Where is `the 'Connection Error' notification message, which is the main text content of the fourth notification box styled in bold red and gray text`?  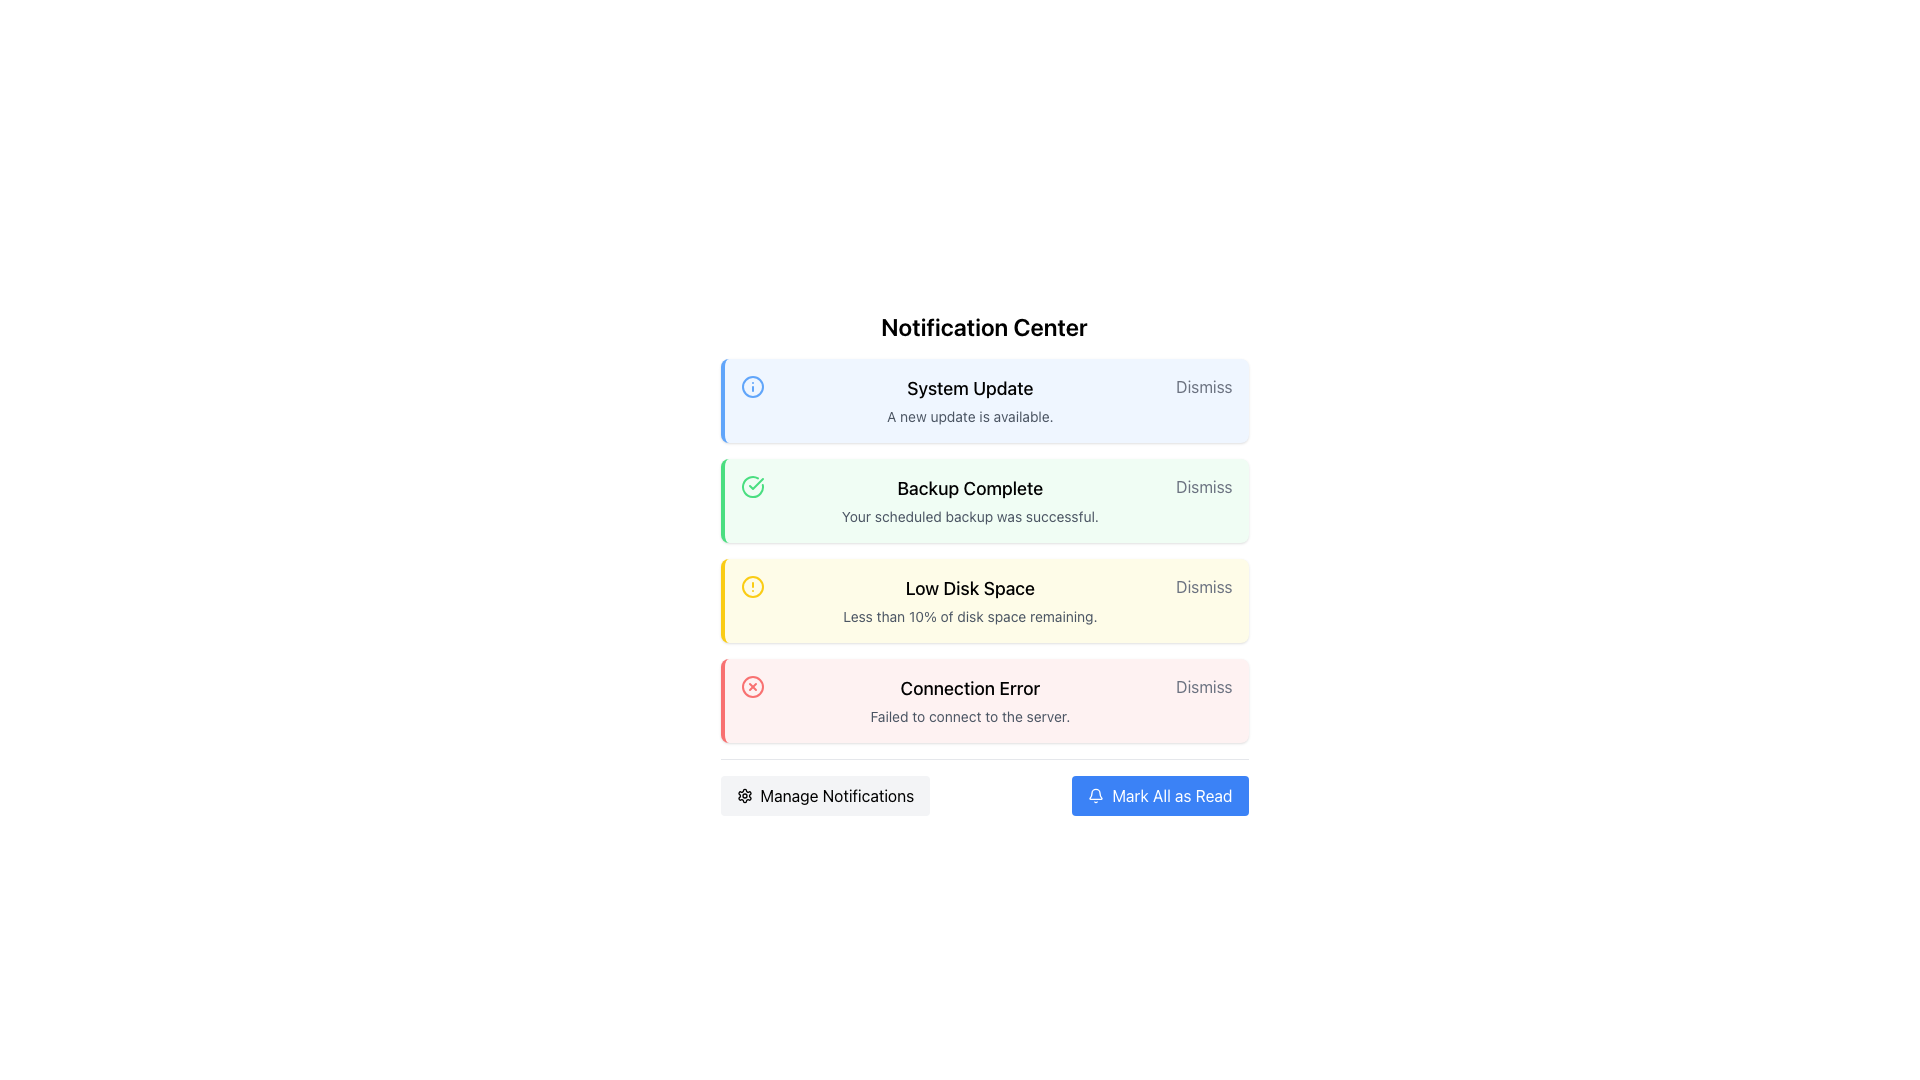
the 'Connection Error' notification message, which is the main text content of the fourth notification box styled in bold red and gray text is located at coordinates (970, 700).